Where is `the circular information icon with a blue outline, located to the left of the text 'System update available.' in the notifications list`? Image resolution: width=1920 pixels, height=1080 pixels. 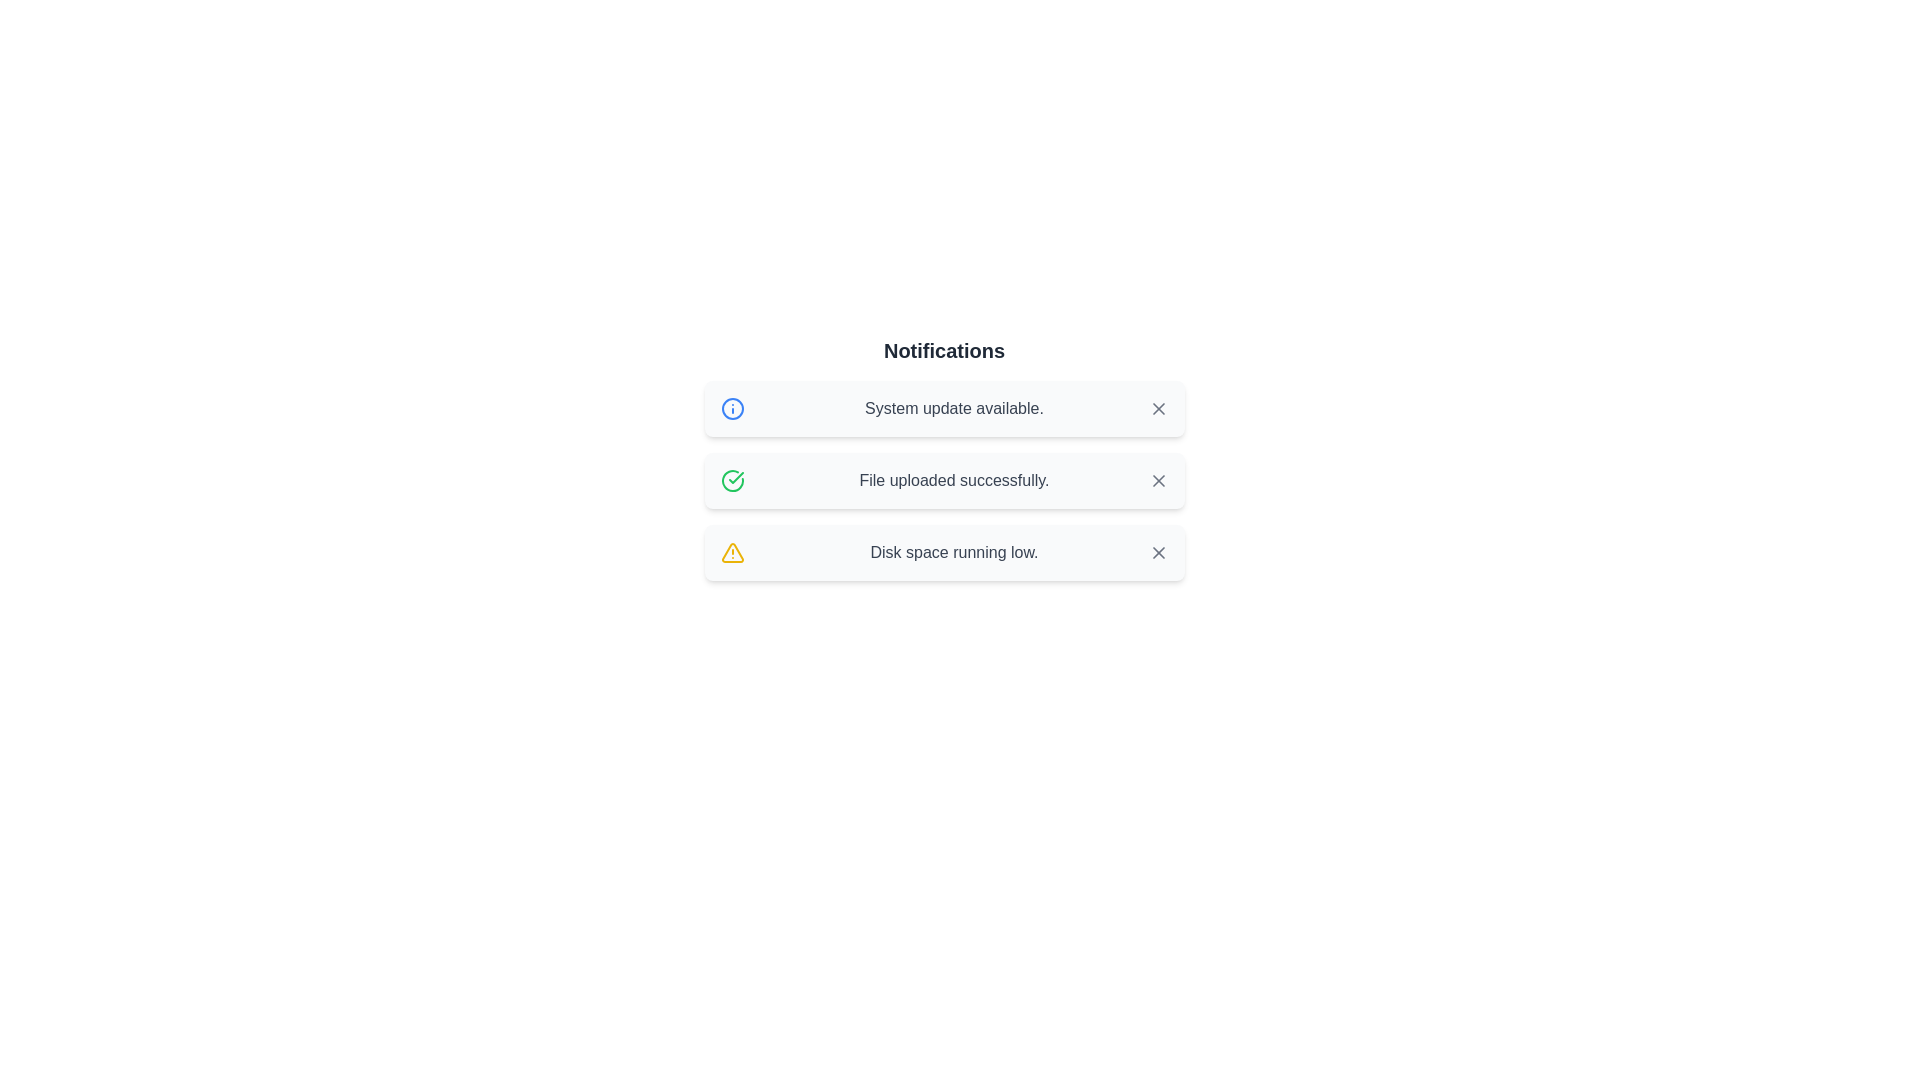
the circular information icon with a blue outline, located to the left of the text 'System update available.' in the notifications list is located at coordinates (731, 407).